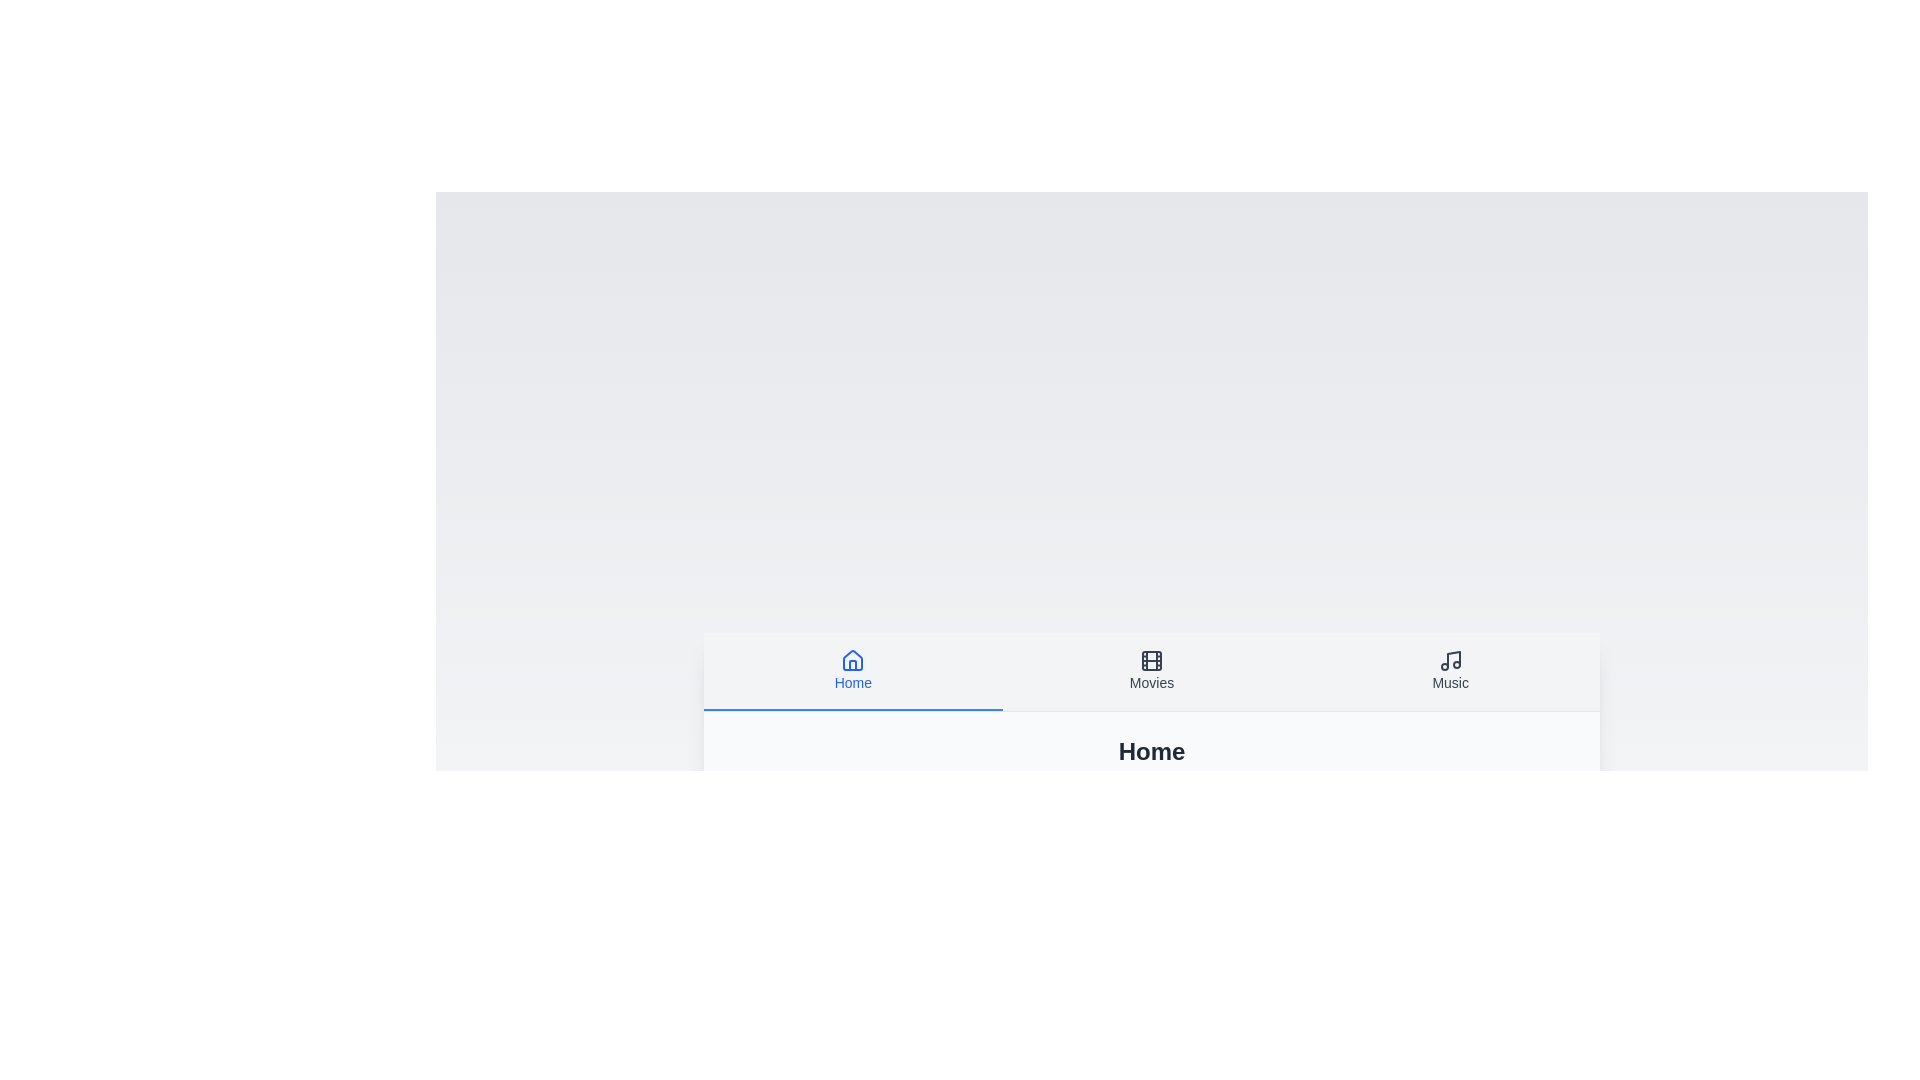 This screenshot has width=1920, height=1080. I want to click on the tab labeled Music, so click(1450, 671).